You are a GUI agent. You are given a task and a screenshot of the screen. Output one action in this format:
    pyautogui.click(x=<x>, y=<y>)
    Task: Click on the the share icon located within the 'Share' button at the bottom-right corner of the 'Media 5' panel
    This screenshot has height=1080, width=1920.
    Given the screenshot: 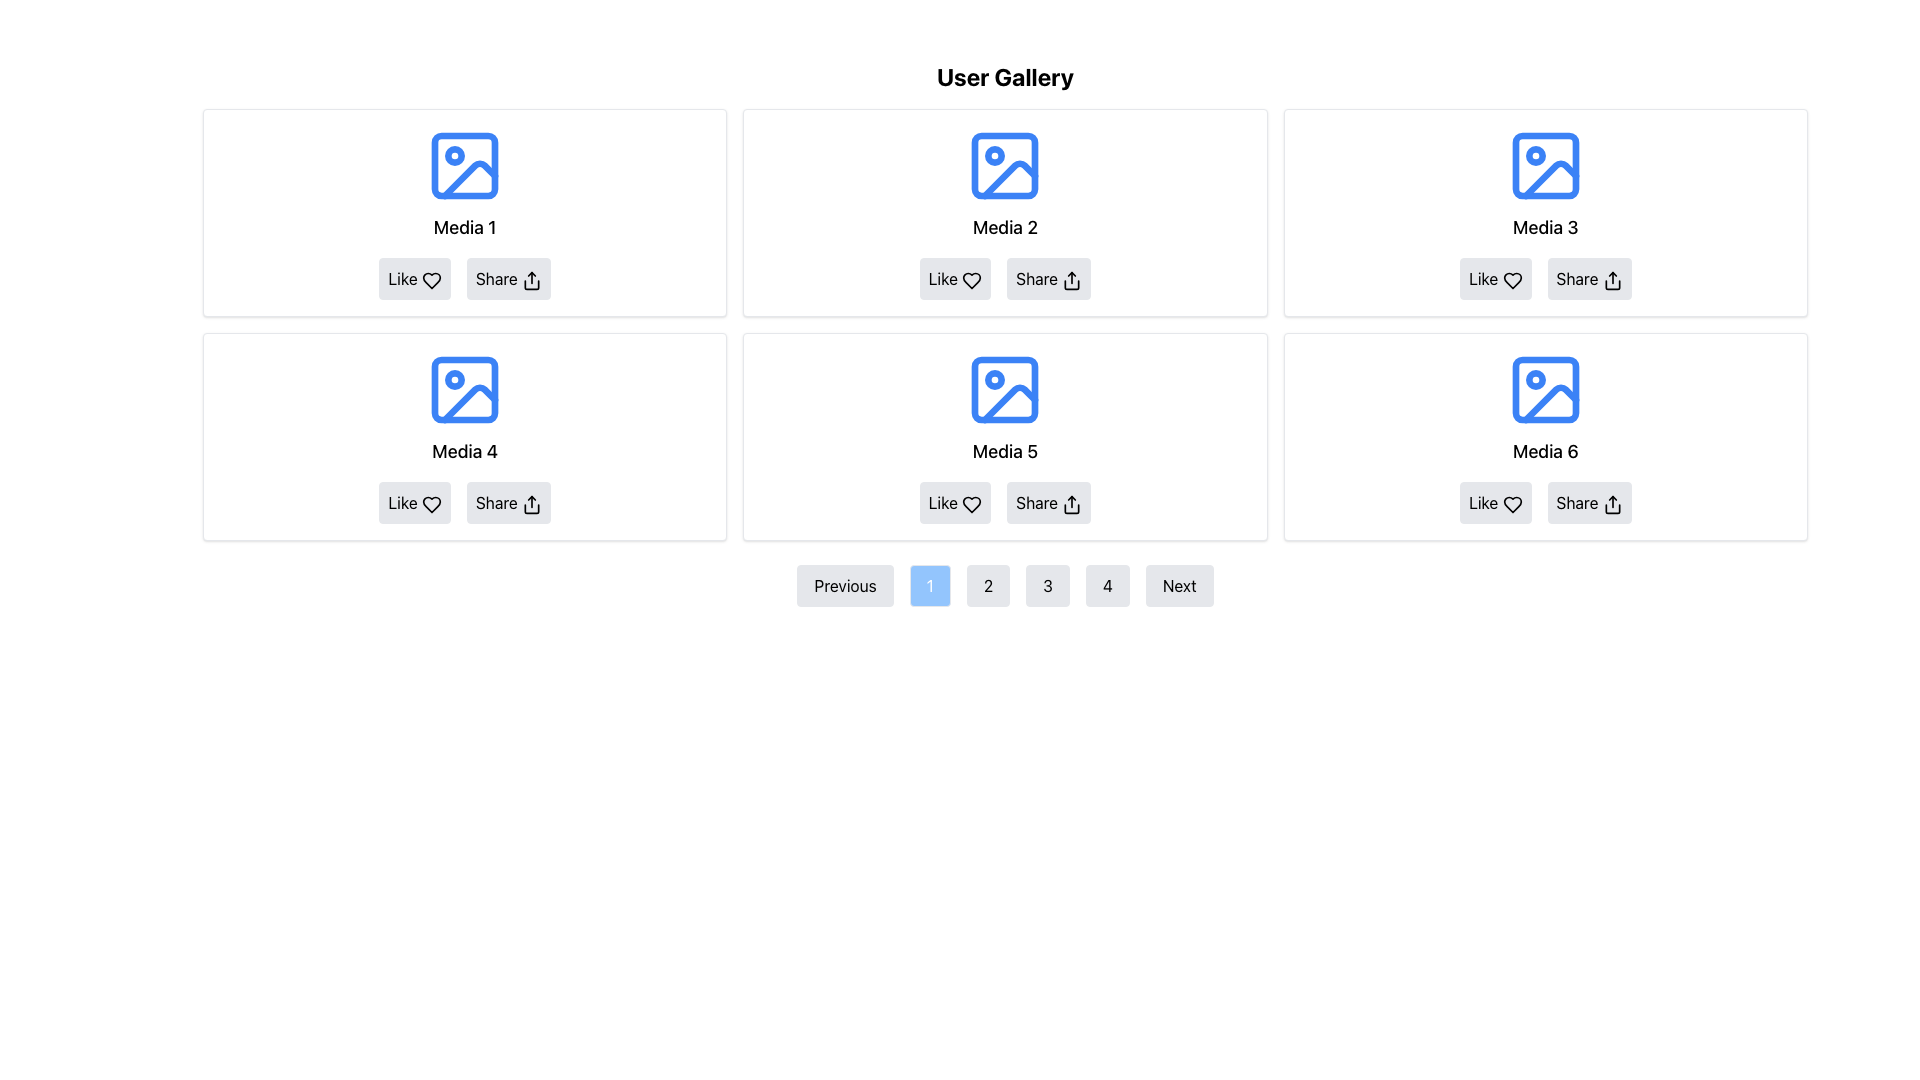 What is the action you would take?
    pyautogui.click(x=1070, y=503)
    